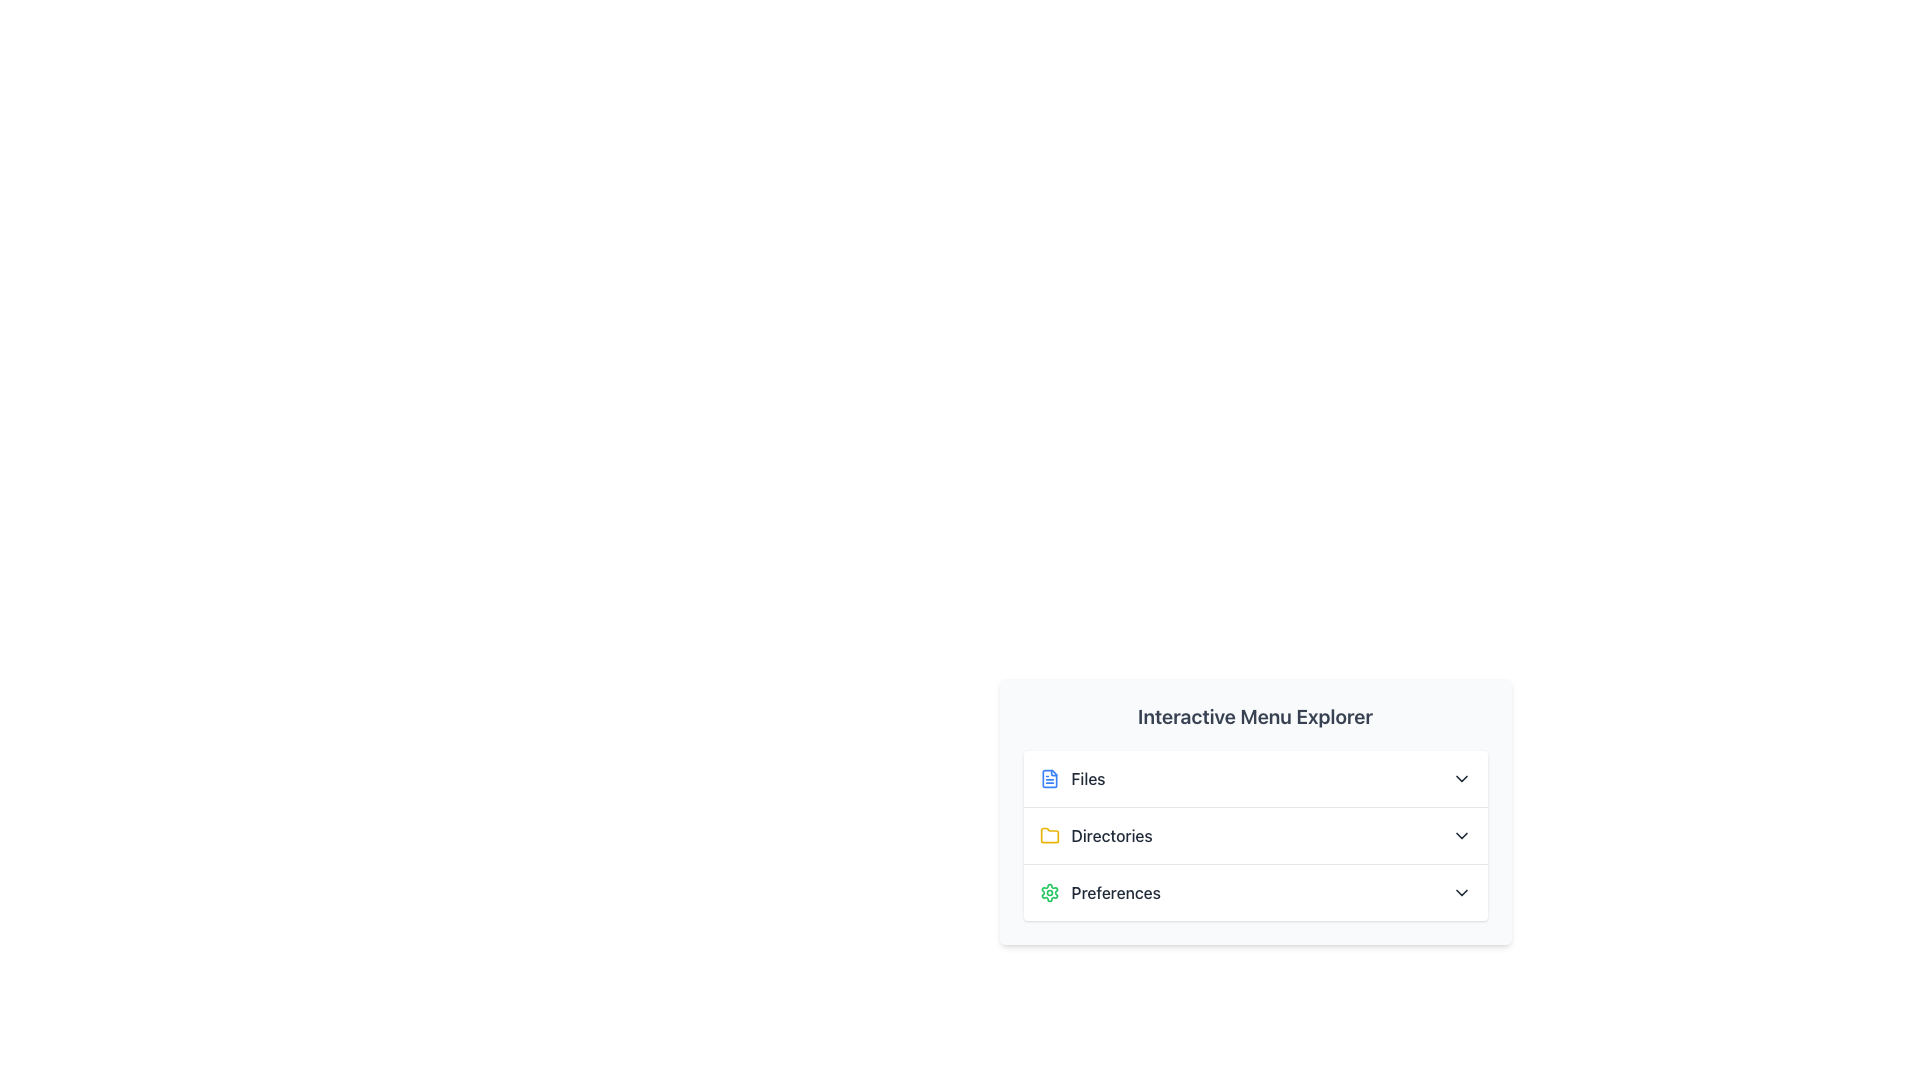 This screenshot has height=1080, width=1920. What do you see at coordinates (1095, 836) in the screenshot?
I see `the yellow folder icon next to the 'Directories' menu item` at bounding box center [1095, 836].